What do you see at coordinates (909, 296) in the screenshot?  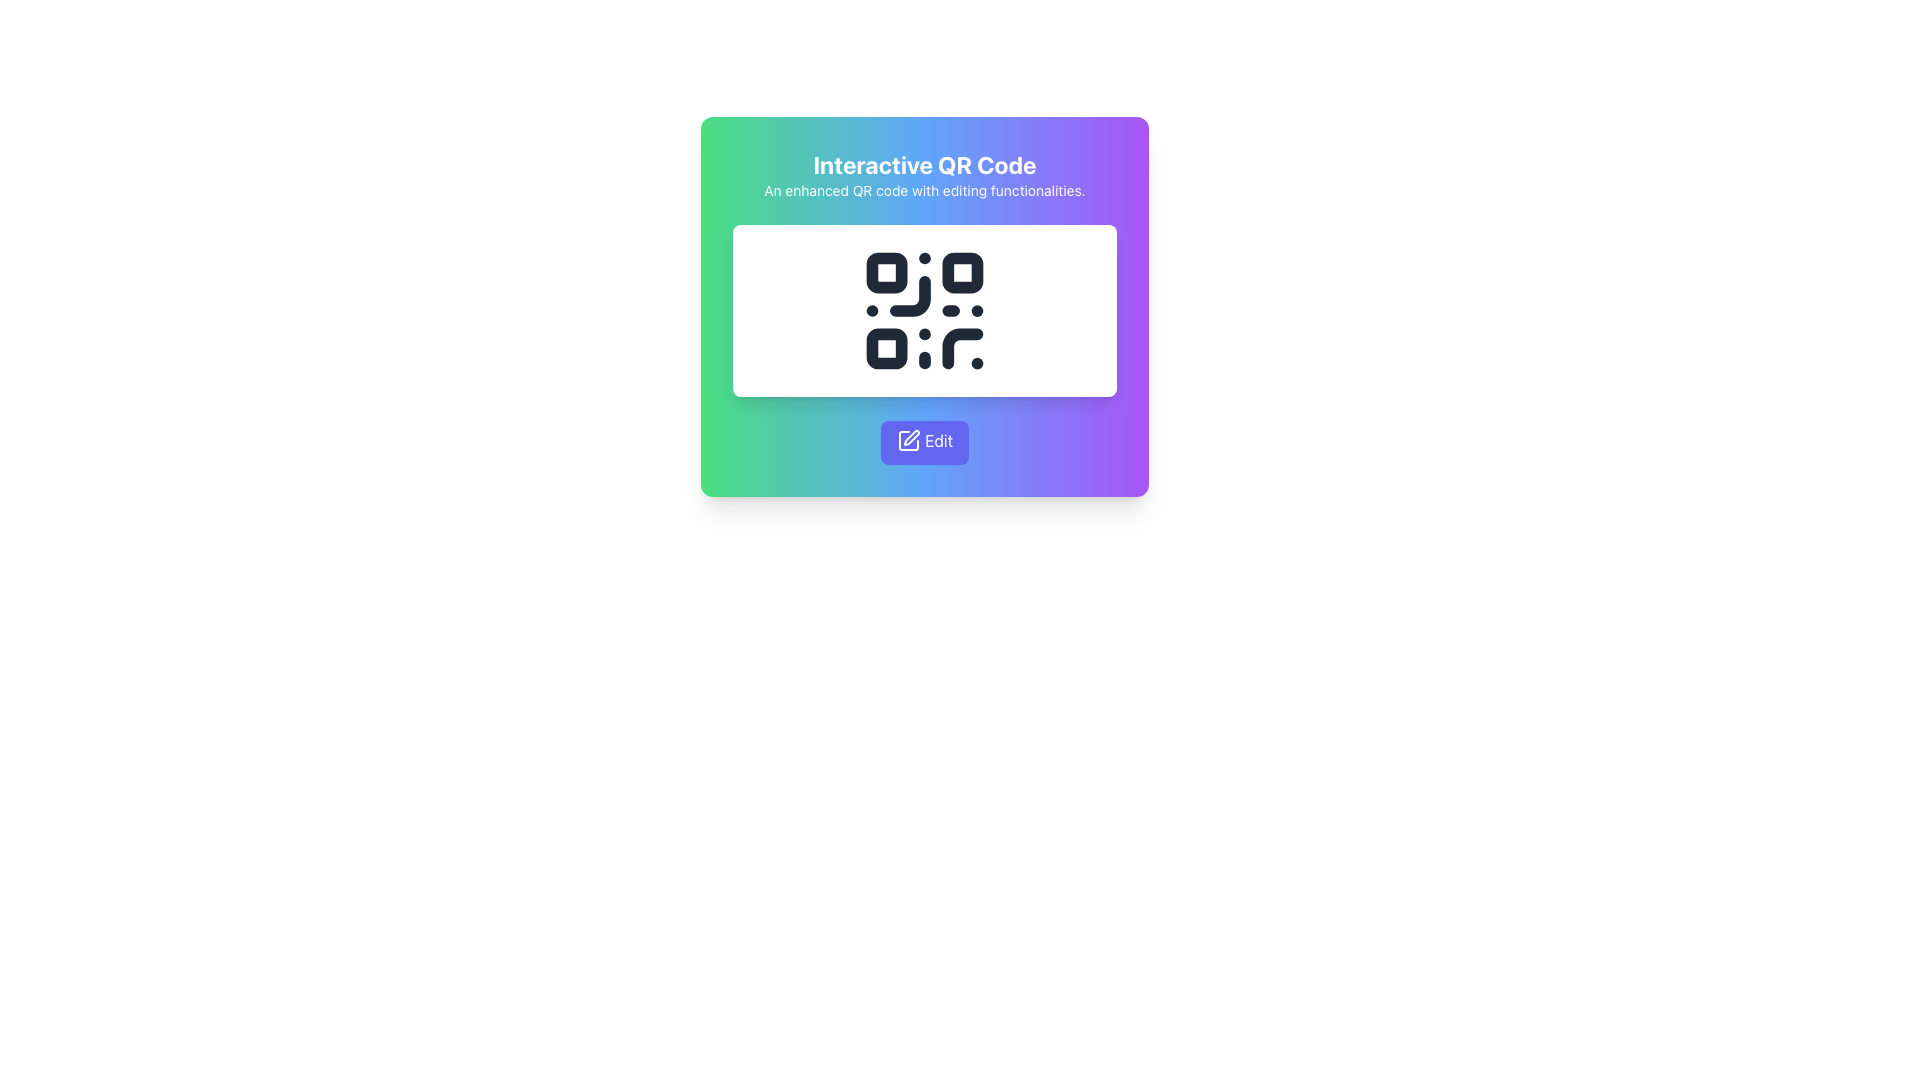 I see `the curved line icon within the QR code graphic, which is styled with a dark fill color against a white background and is located slightly to the top-right of the center of the QR code` at bounding box center [909, 296].